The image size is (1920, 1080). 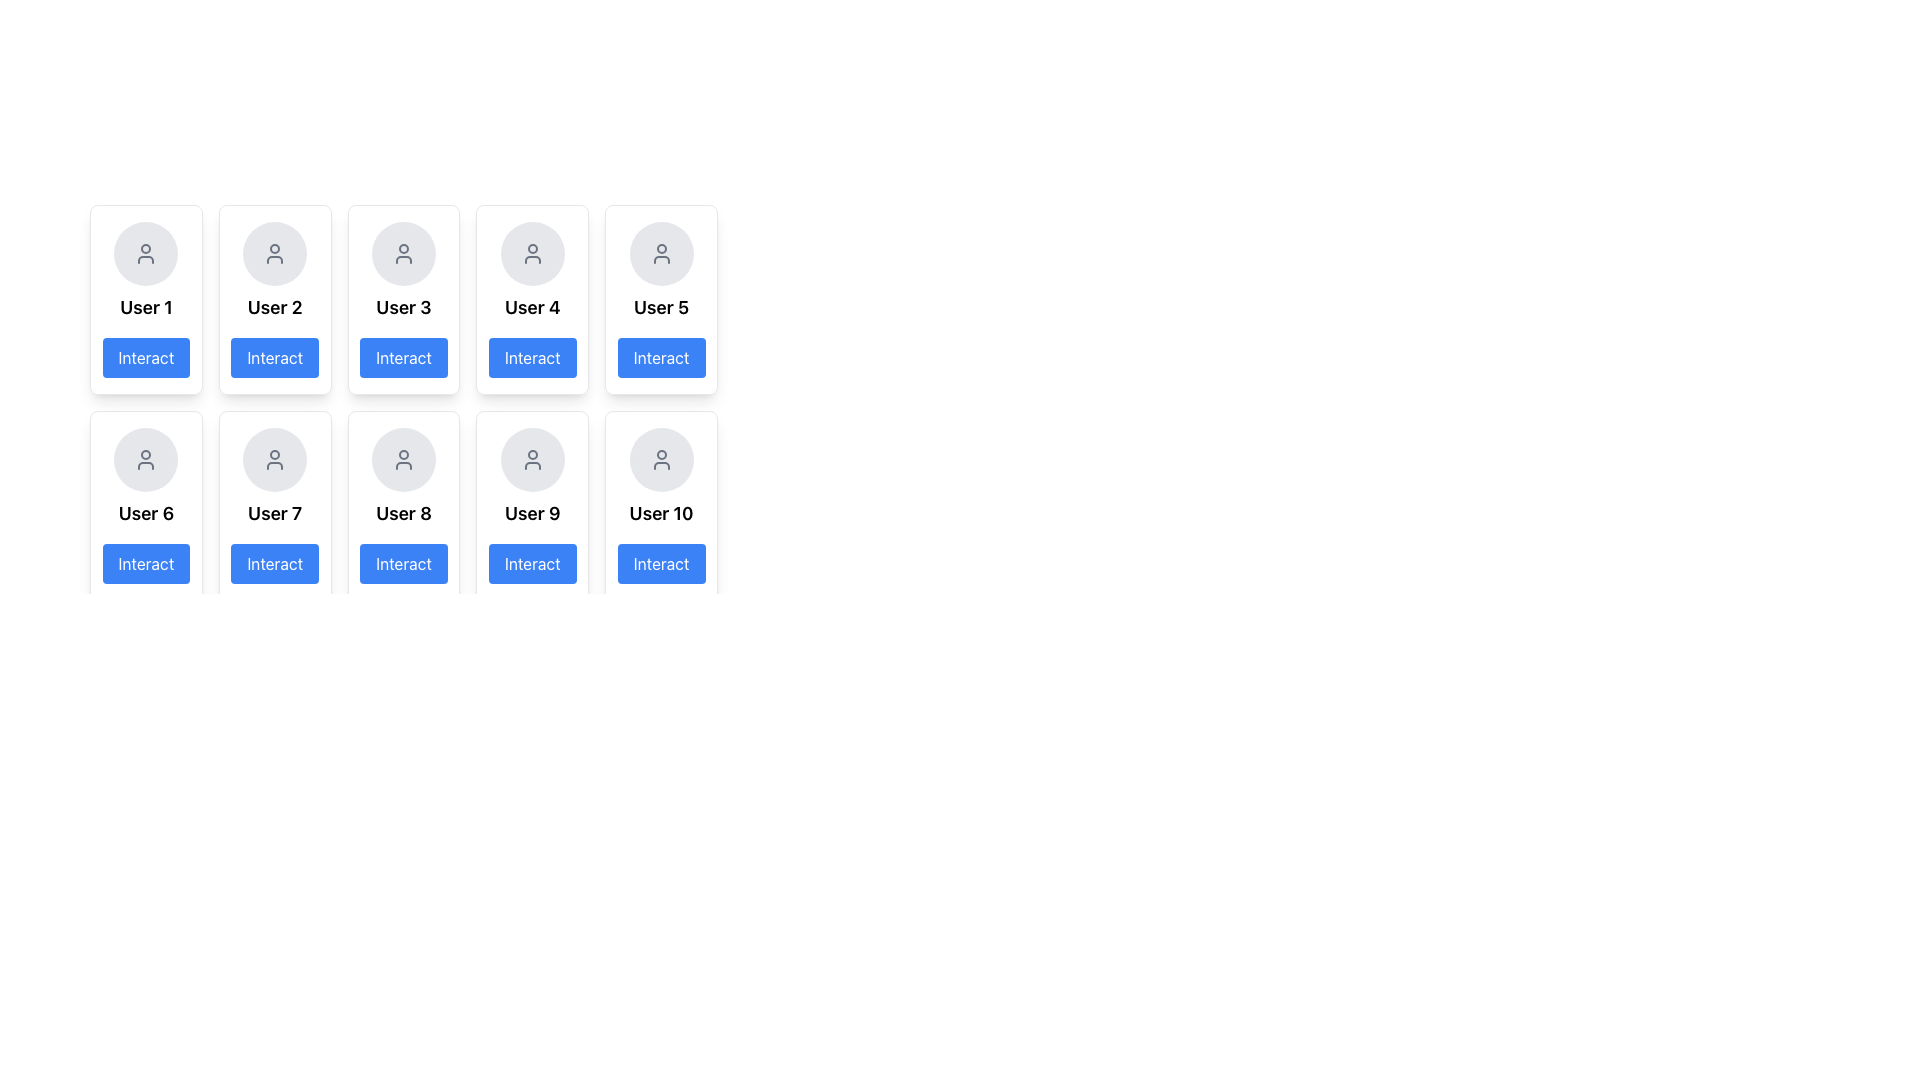 I want to click on the text label displaying 'User 3', which is located below the avatar icon and above the 'Interact' button in the third card of the top row in a 5x2 grid layout, so click(x=402, y=308).